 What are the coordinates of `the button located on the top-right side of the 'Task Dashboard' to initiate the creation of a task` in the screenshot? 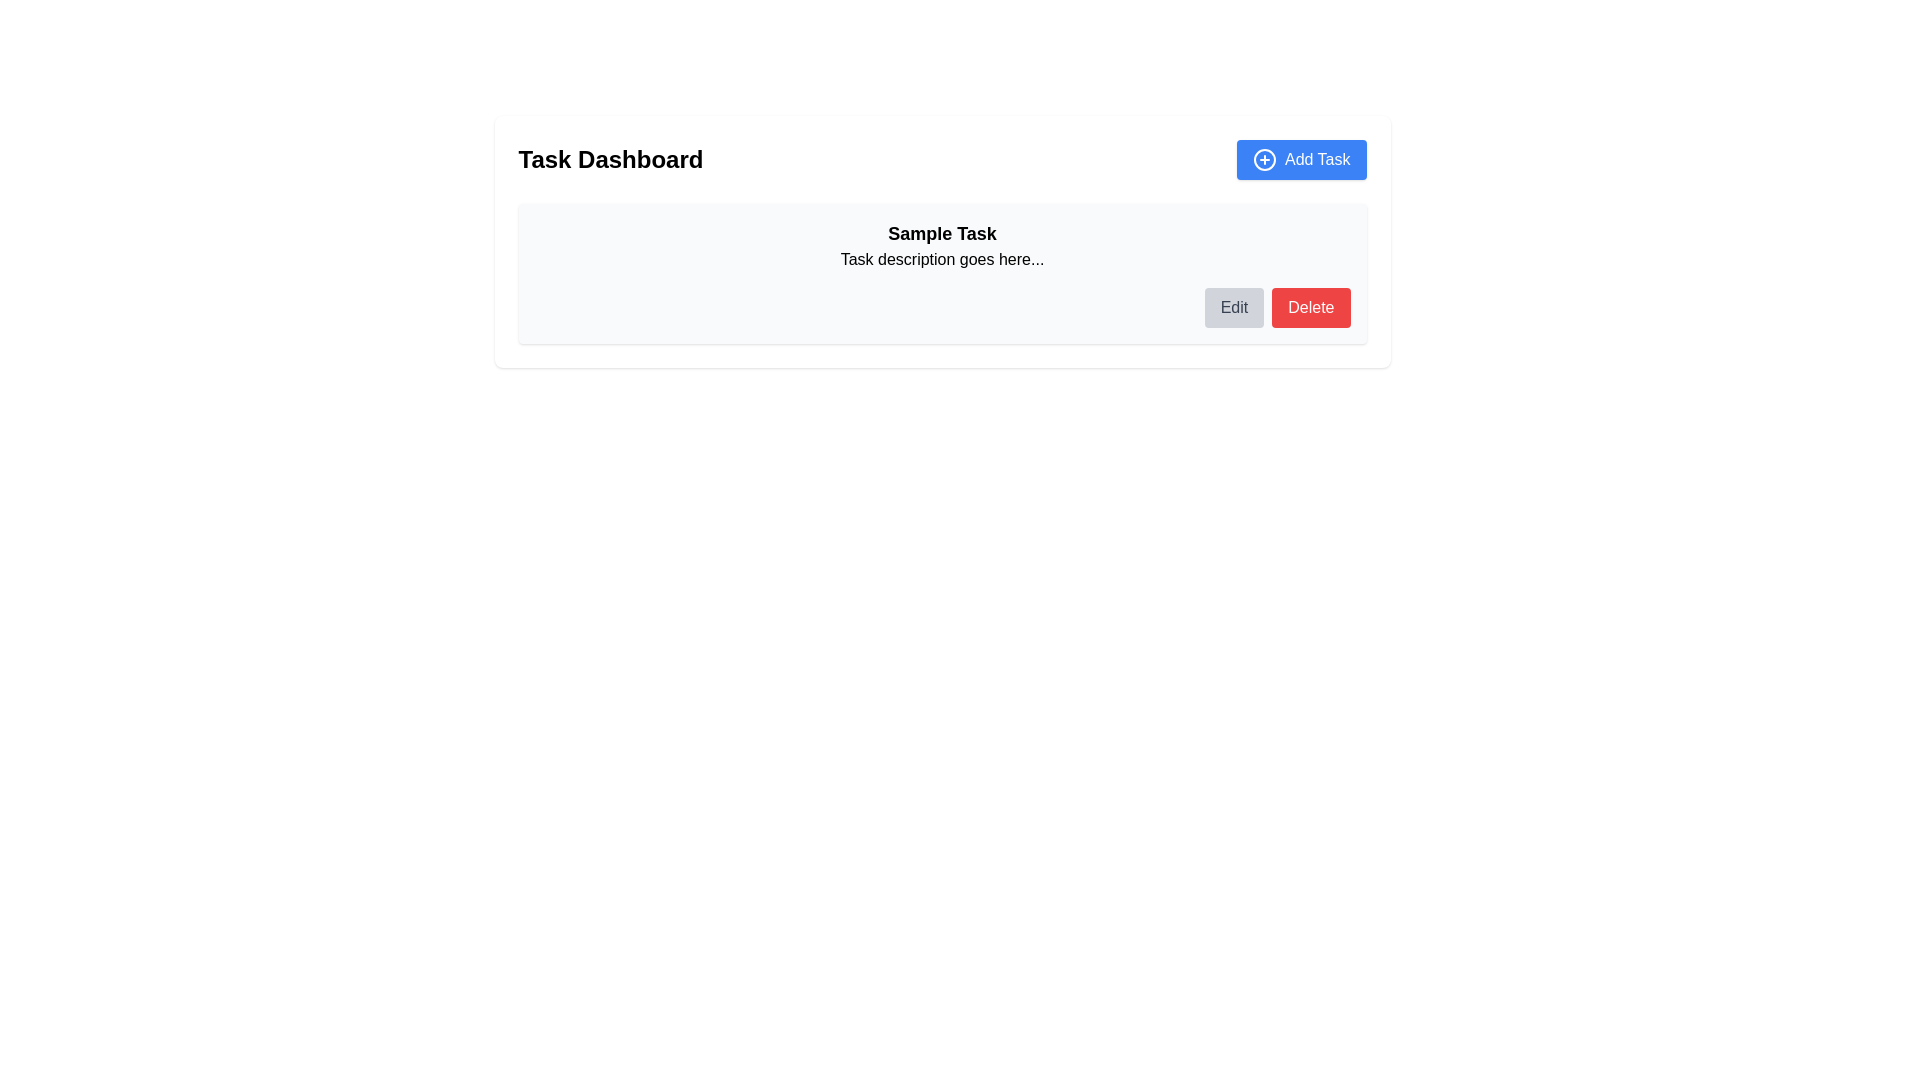 It's located at (1301, 158).